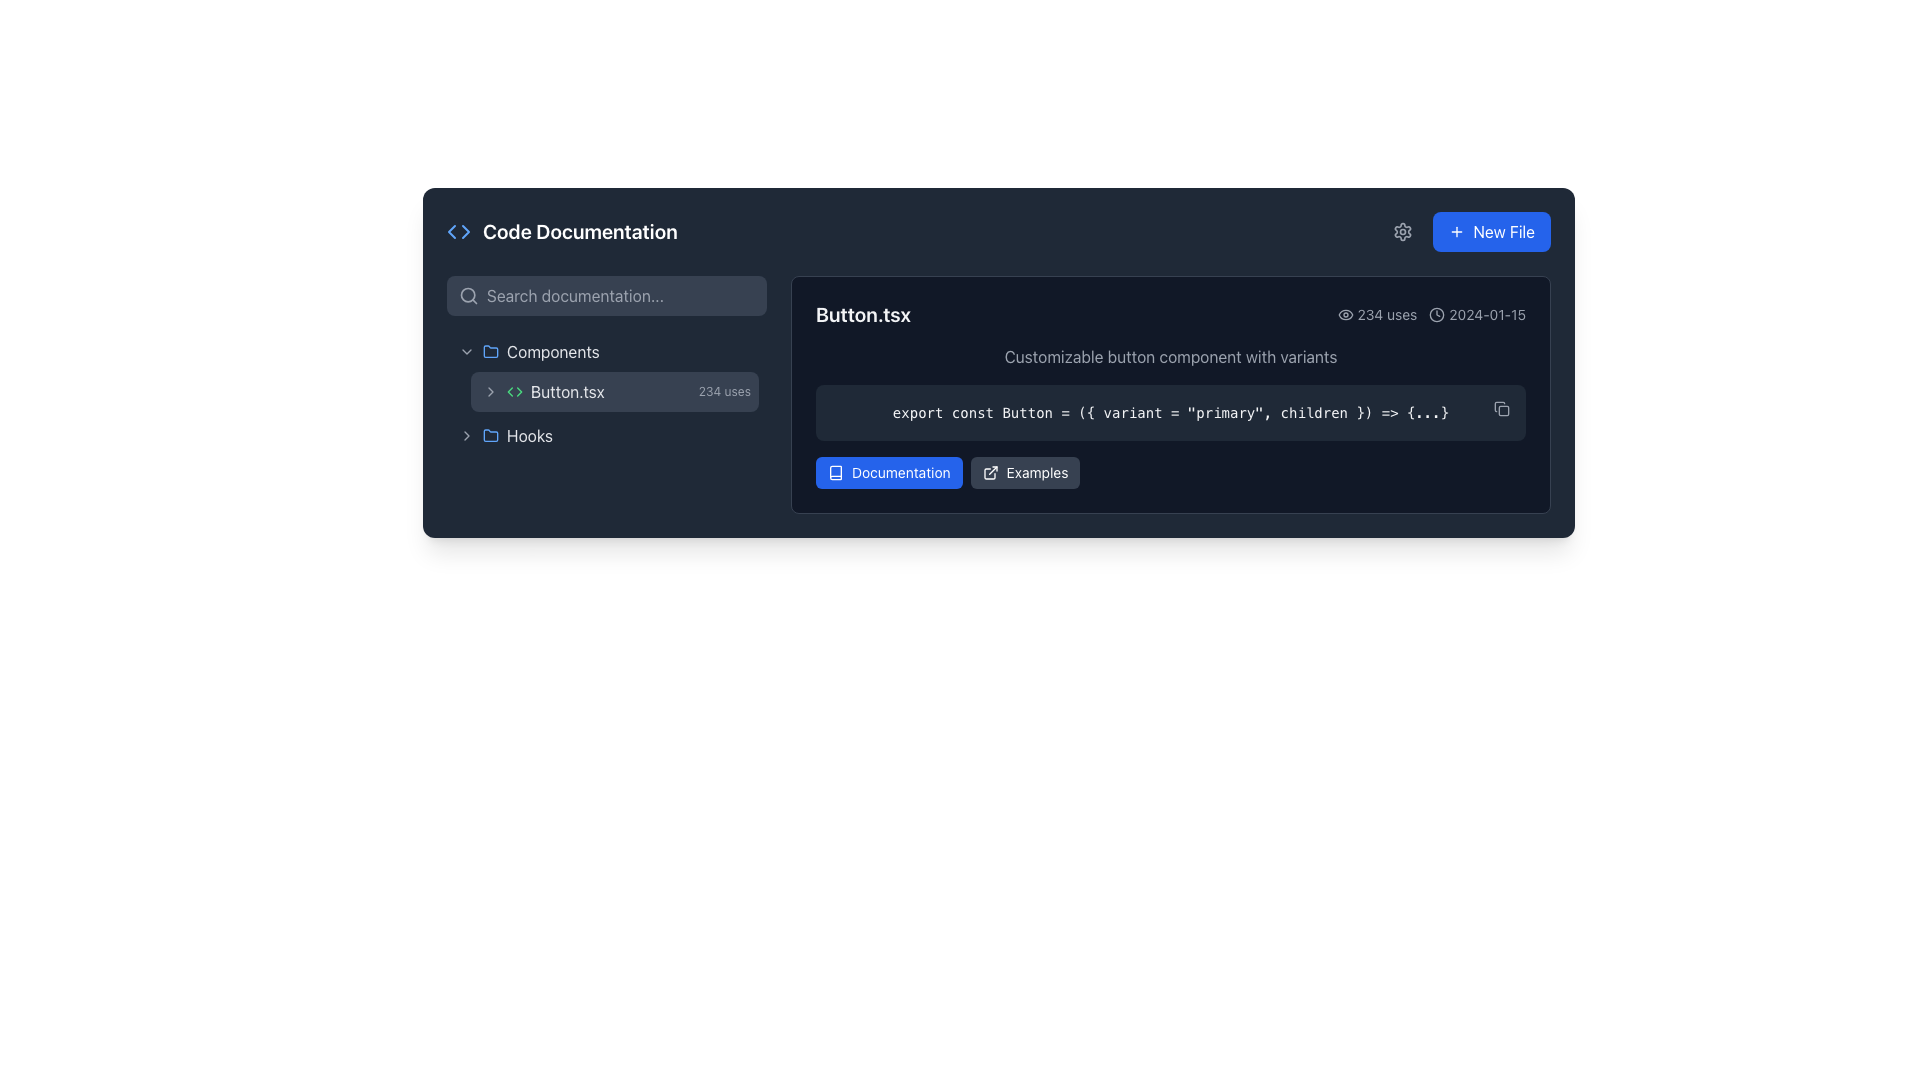 The width and height of the screenshot is (1920, 1080). I want to click on the 'Button.tsx' file entry list item styled as a button with a dark background, so click(602, 371).